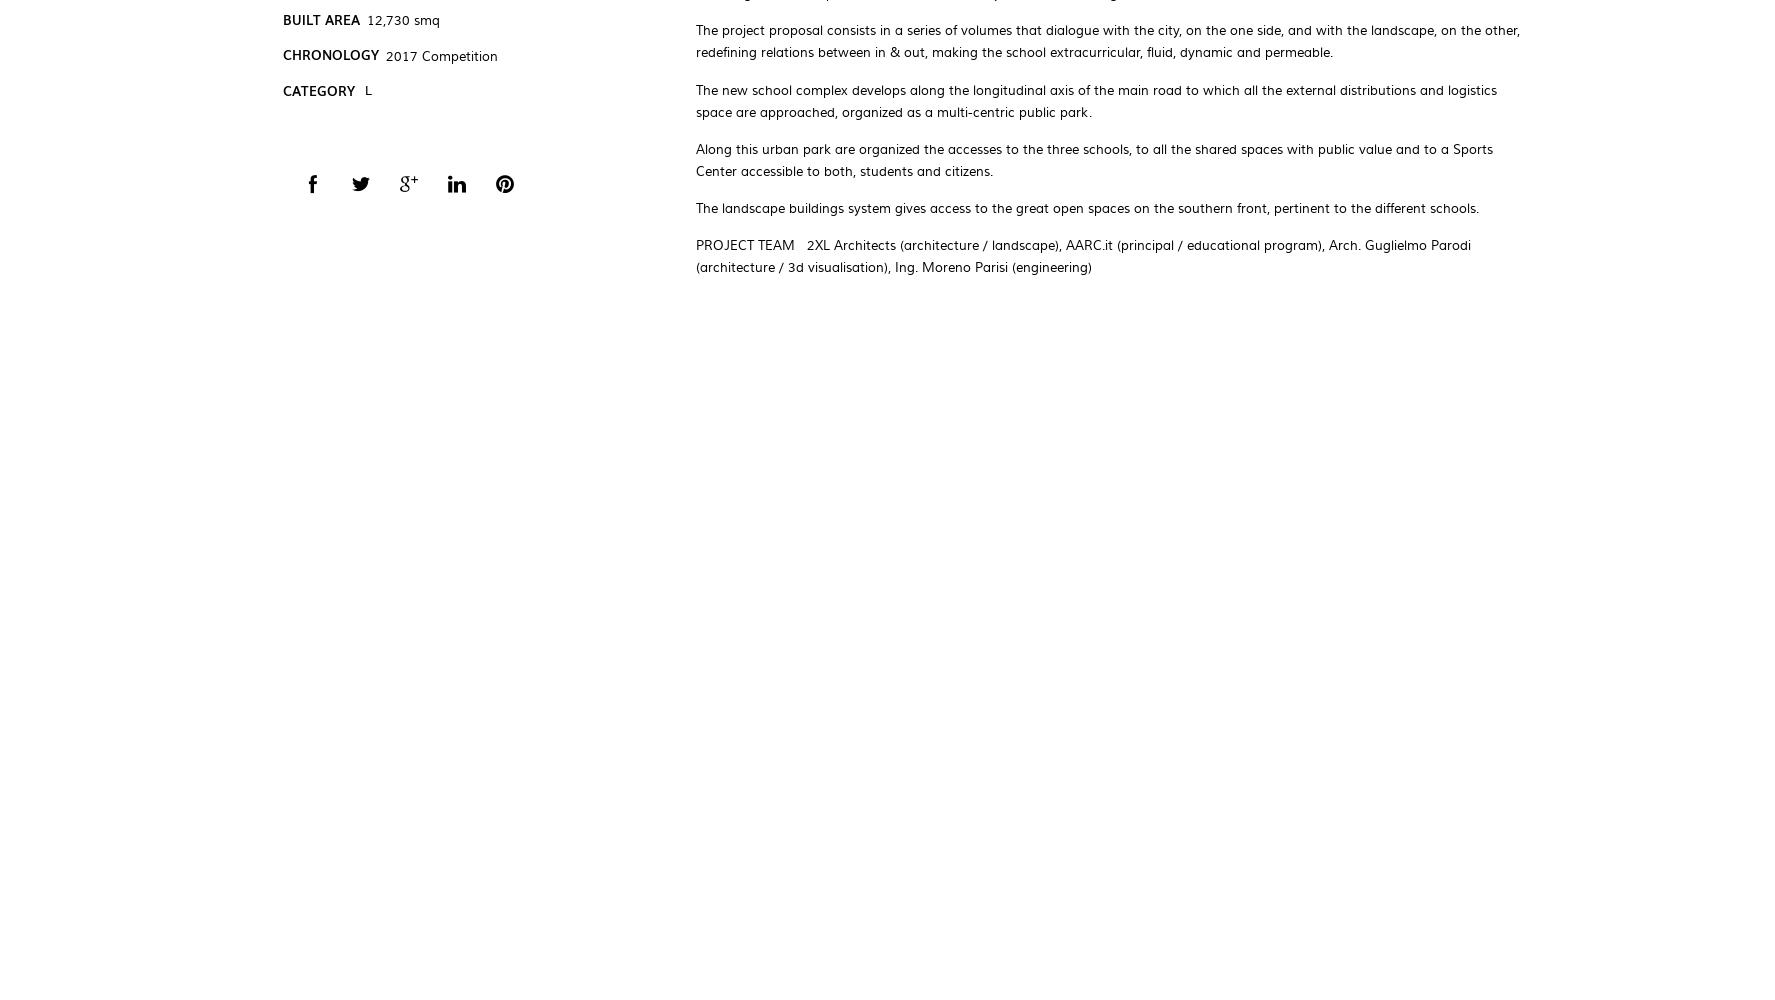  Describe the element at coordinates (318, 89) in the screenshot. I see `'Category'` at that location.